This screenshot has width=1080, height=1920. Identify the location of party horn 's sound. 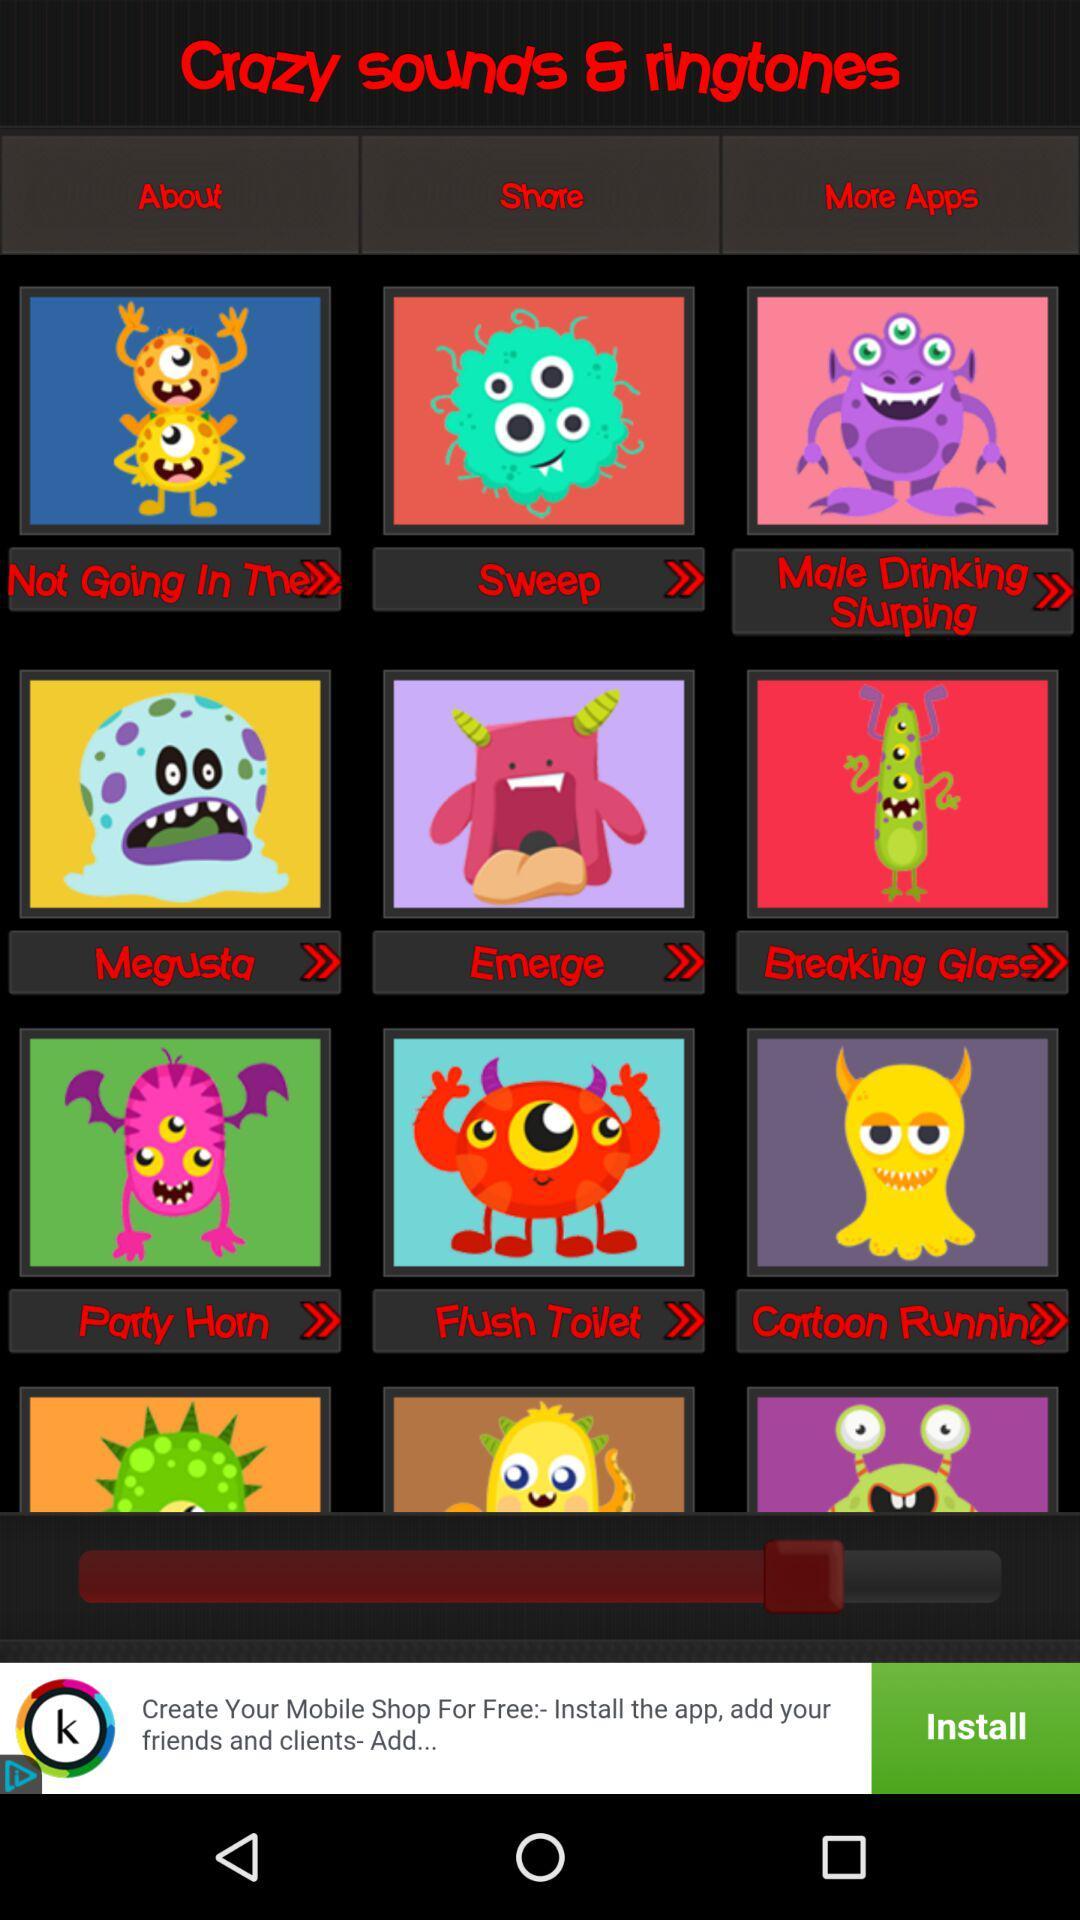
(318, 1320).